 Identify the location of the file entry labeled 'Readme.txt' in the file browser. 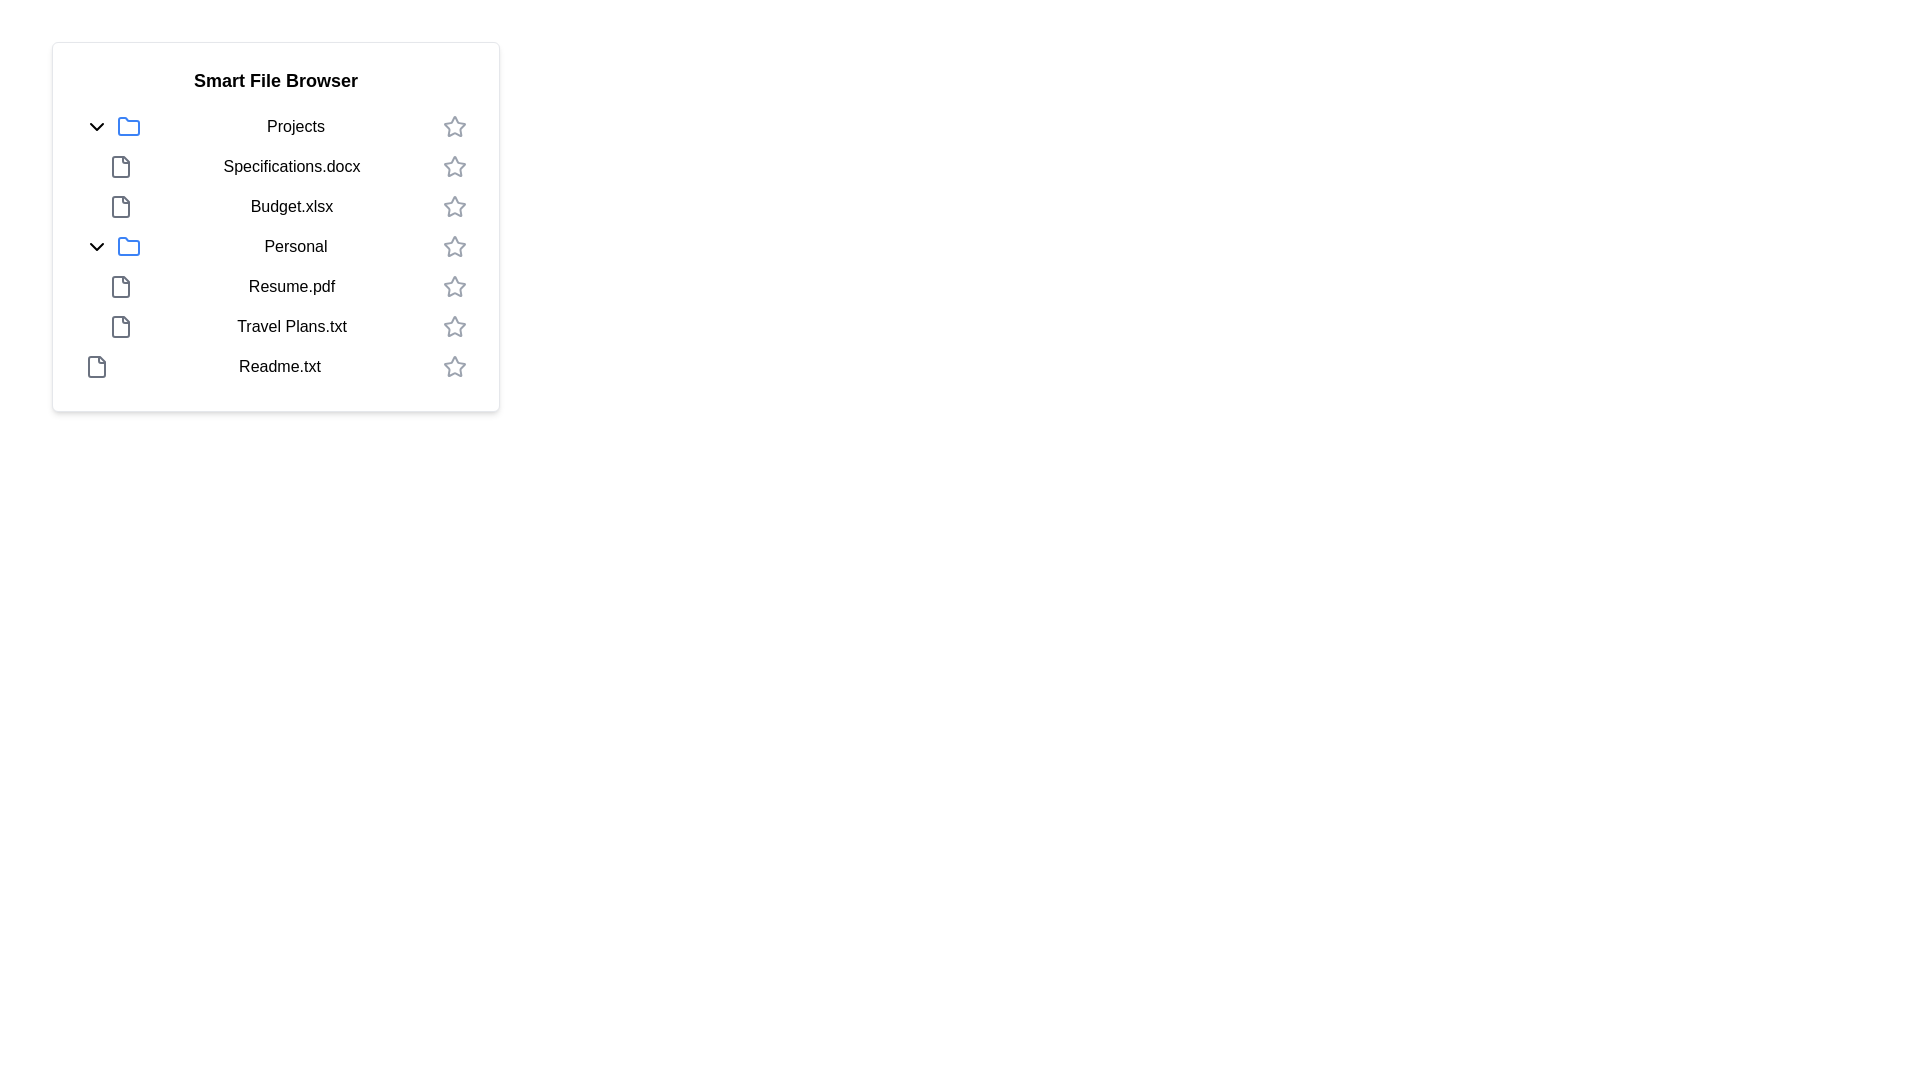
(274, 366).